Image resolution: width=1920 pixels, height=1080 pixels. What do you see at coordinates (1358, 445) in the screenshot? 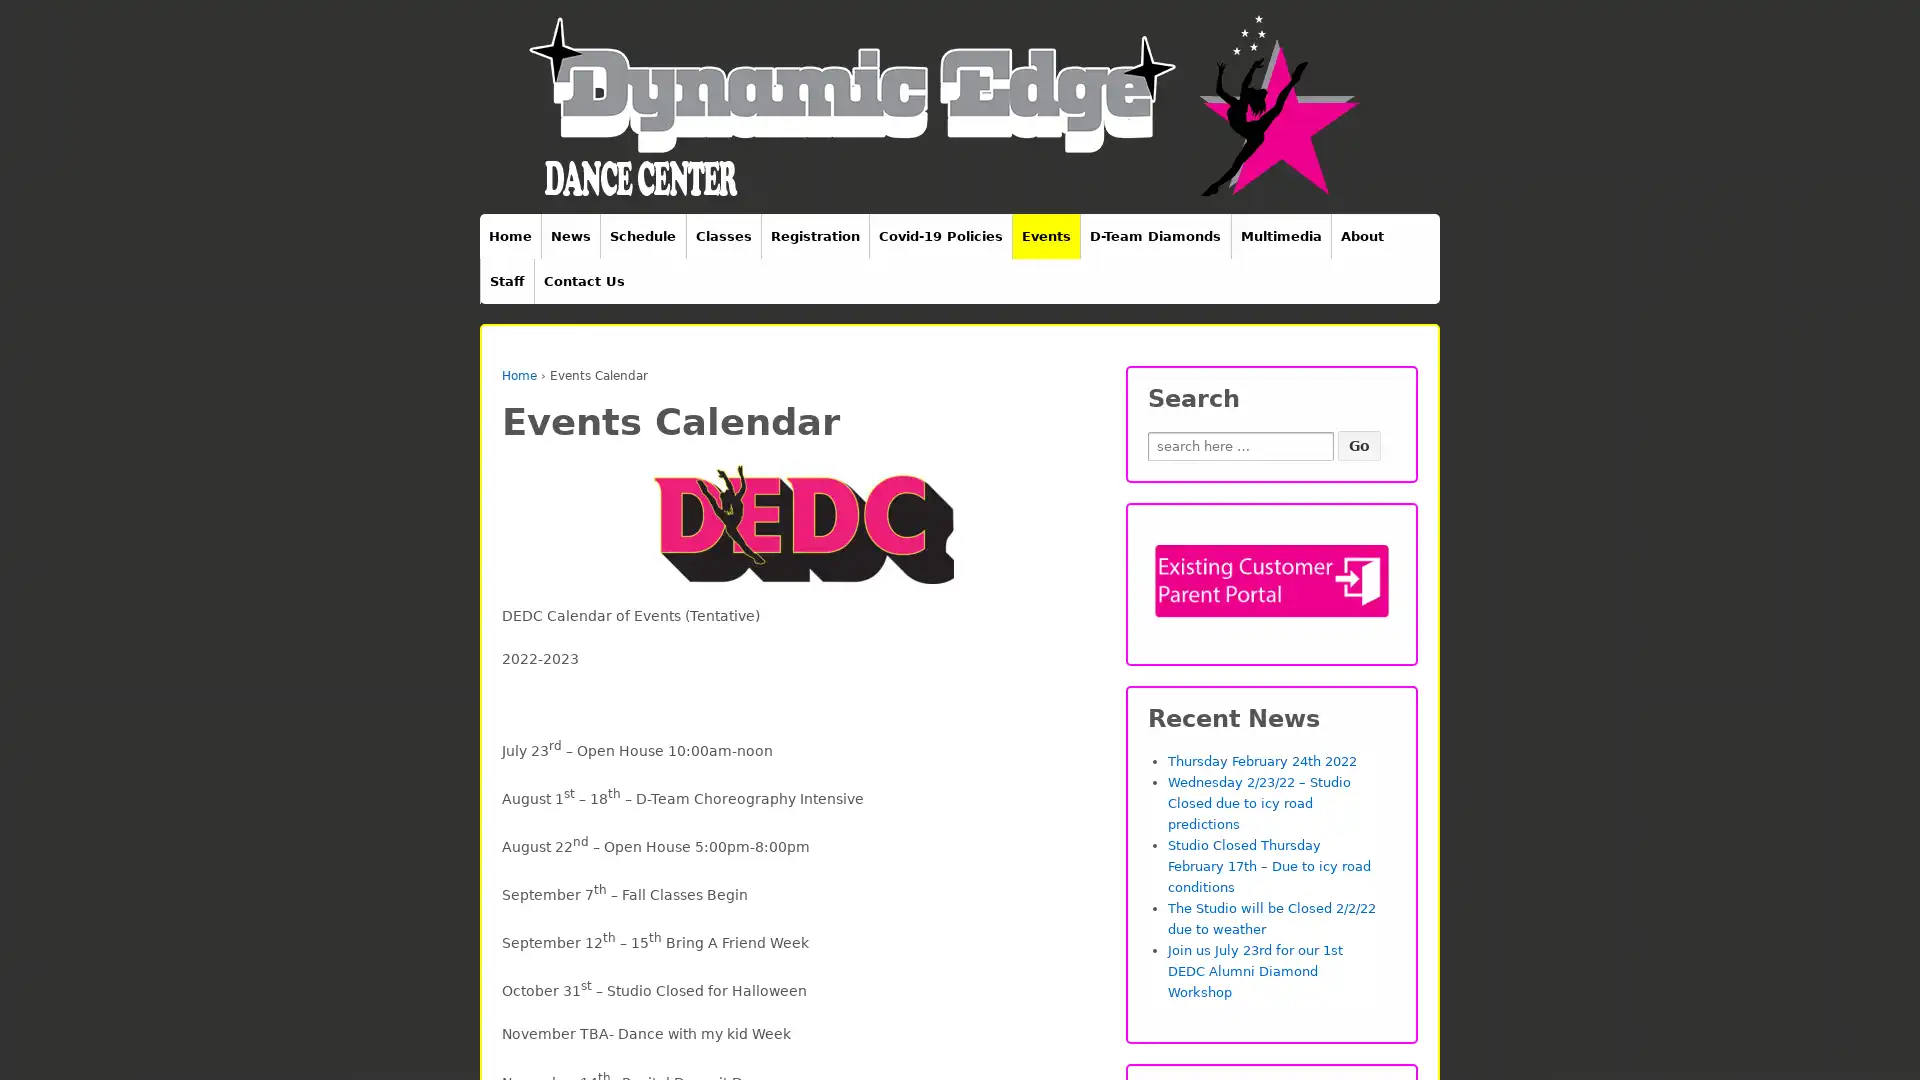
I see `Go` at bounding box center [1358, 445].